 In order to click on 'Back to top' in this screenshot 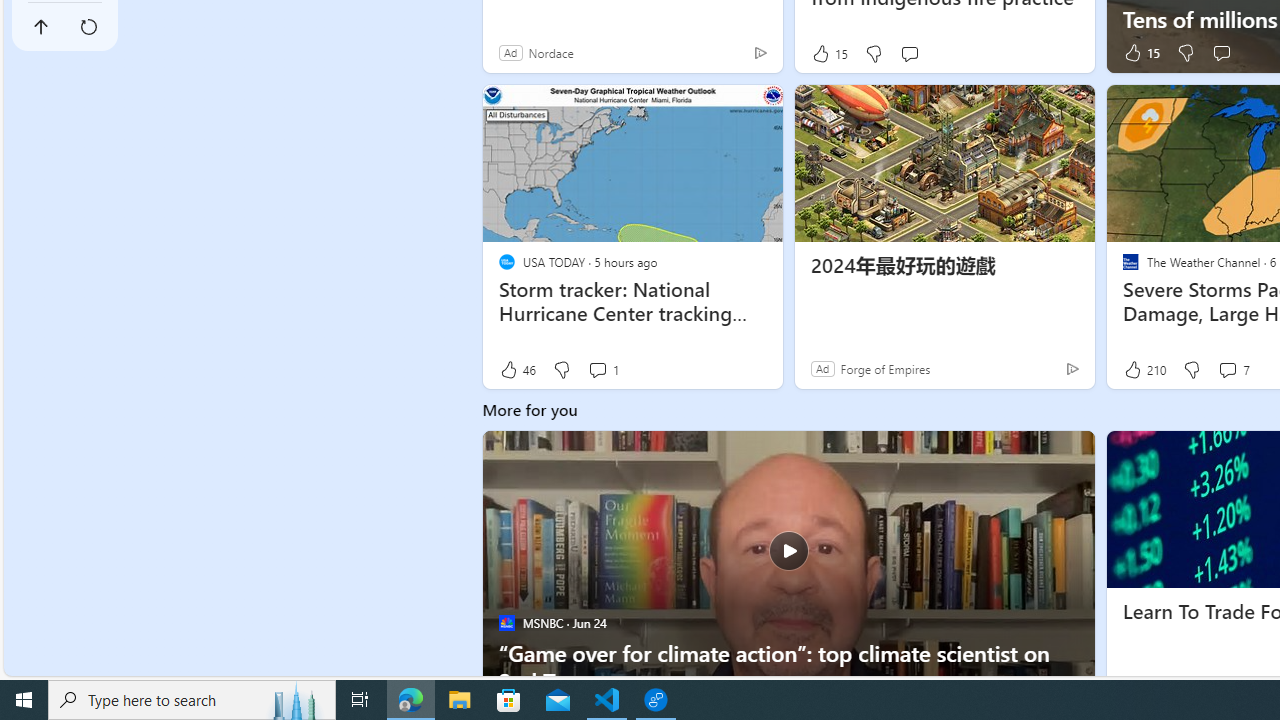, I will do `click(41, 27)`.